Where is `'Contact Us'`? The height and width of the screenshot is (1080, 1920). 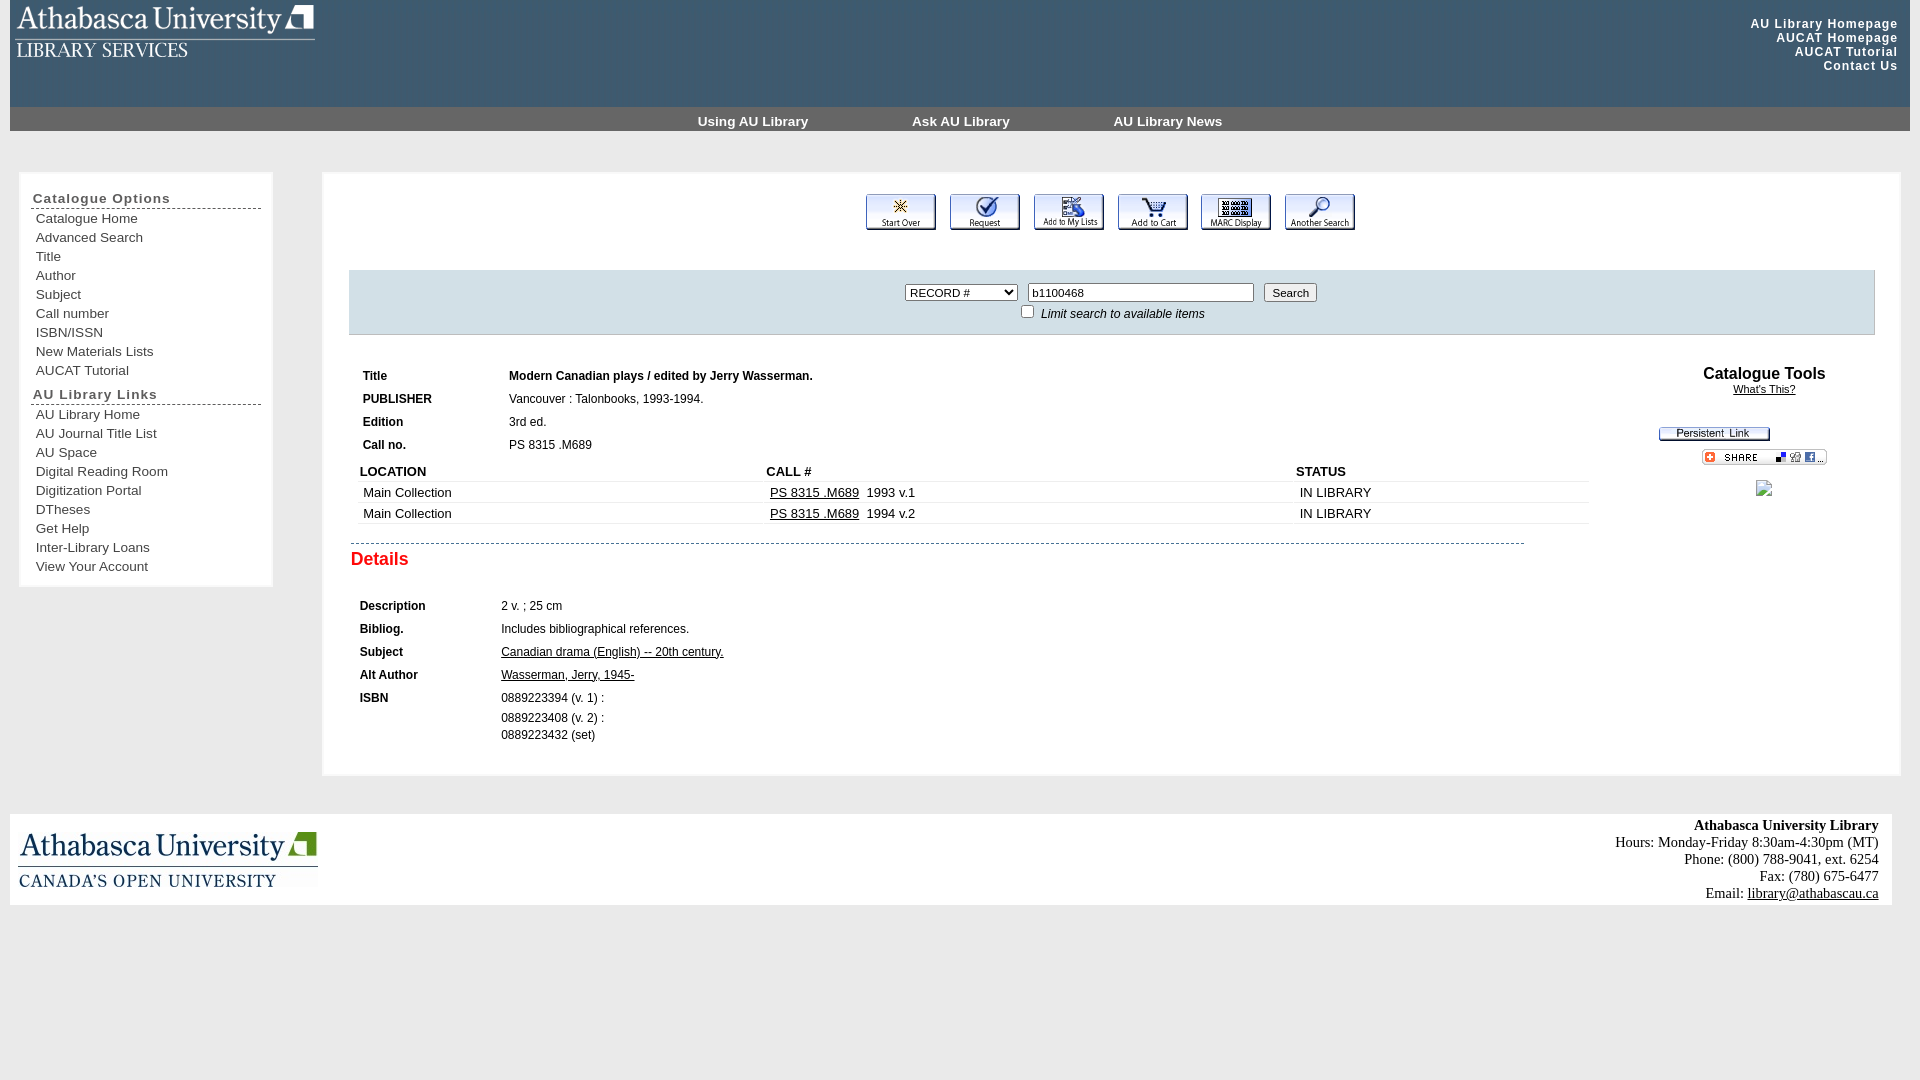 'Contact Us' is located at coordinates (1823, 64).